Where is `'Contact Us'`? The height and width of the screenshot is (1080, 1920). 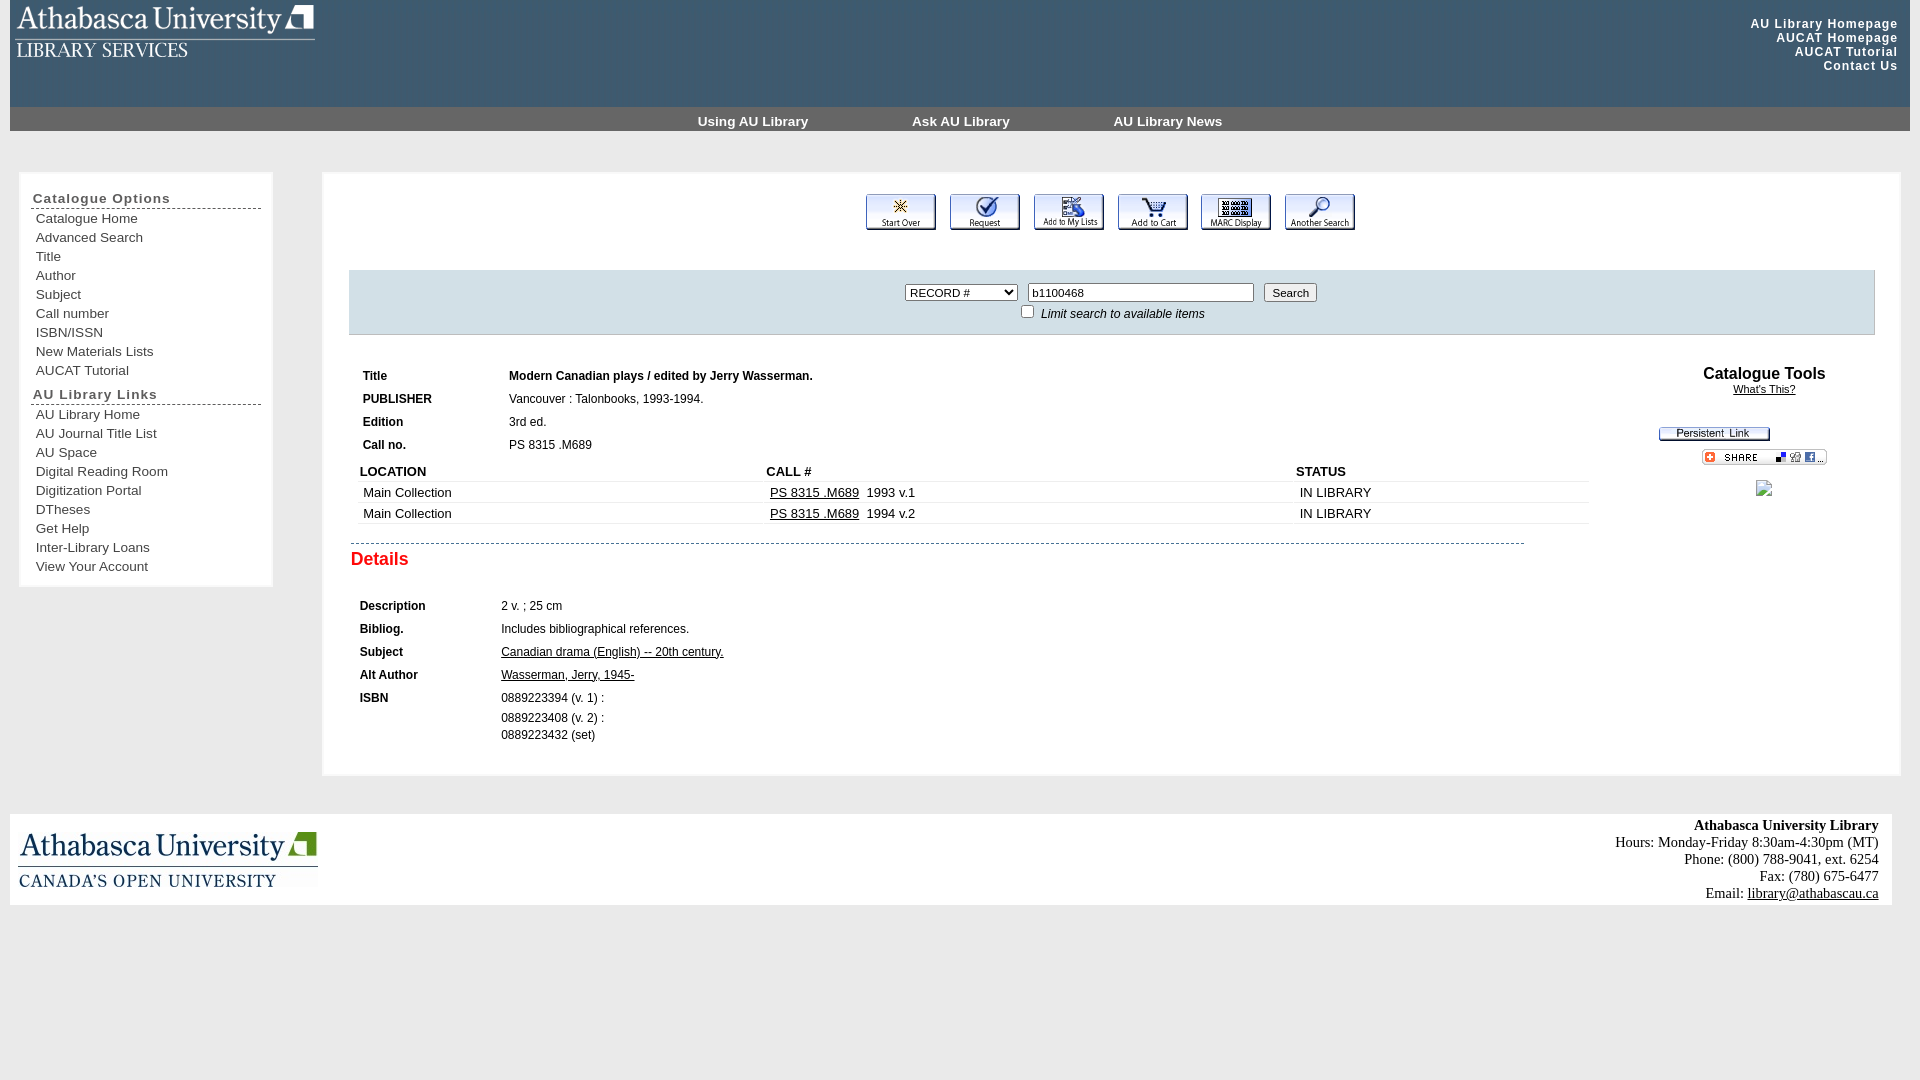 'Contact Us' is located at coordinates (1823, 64).